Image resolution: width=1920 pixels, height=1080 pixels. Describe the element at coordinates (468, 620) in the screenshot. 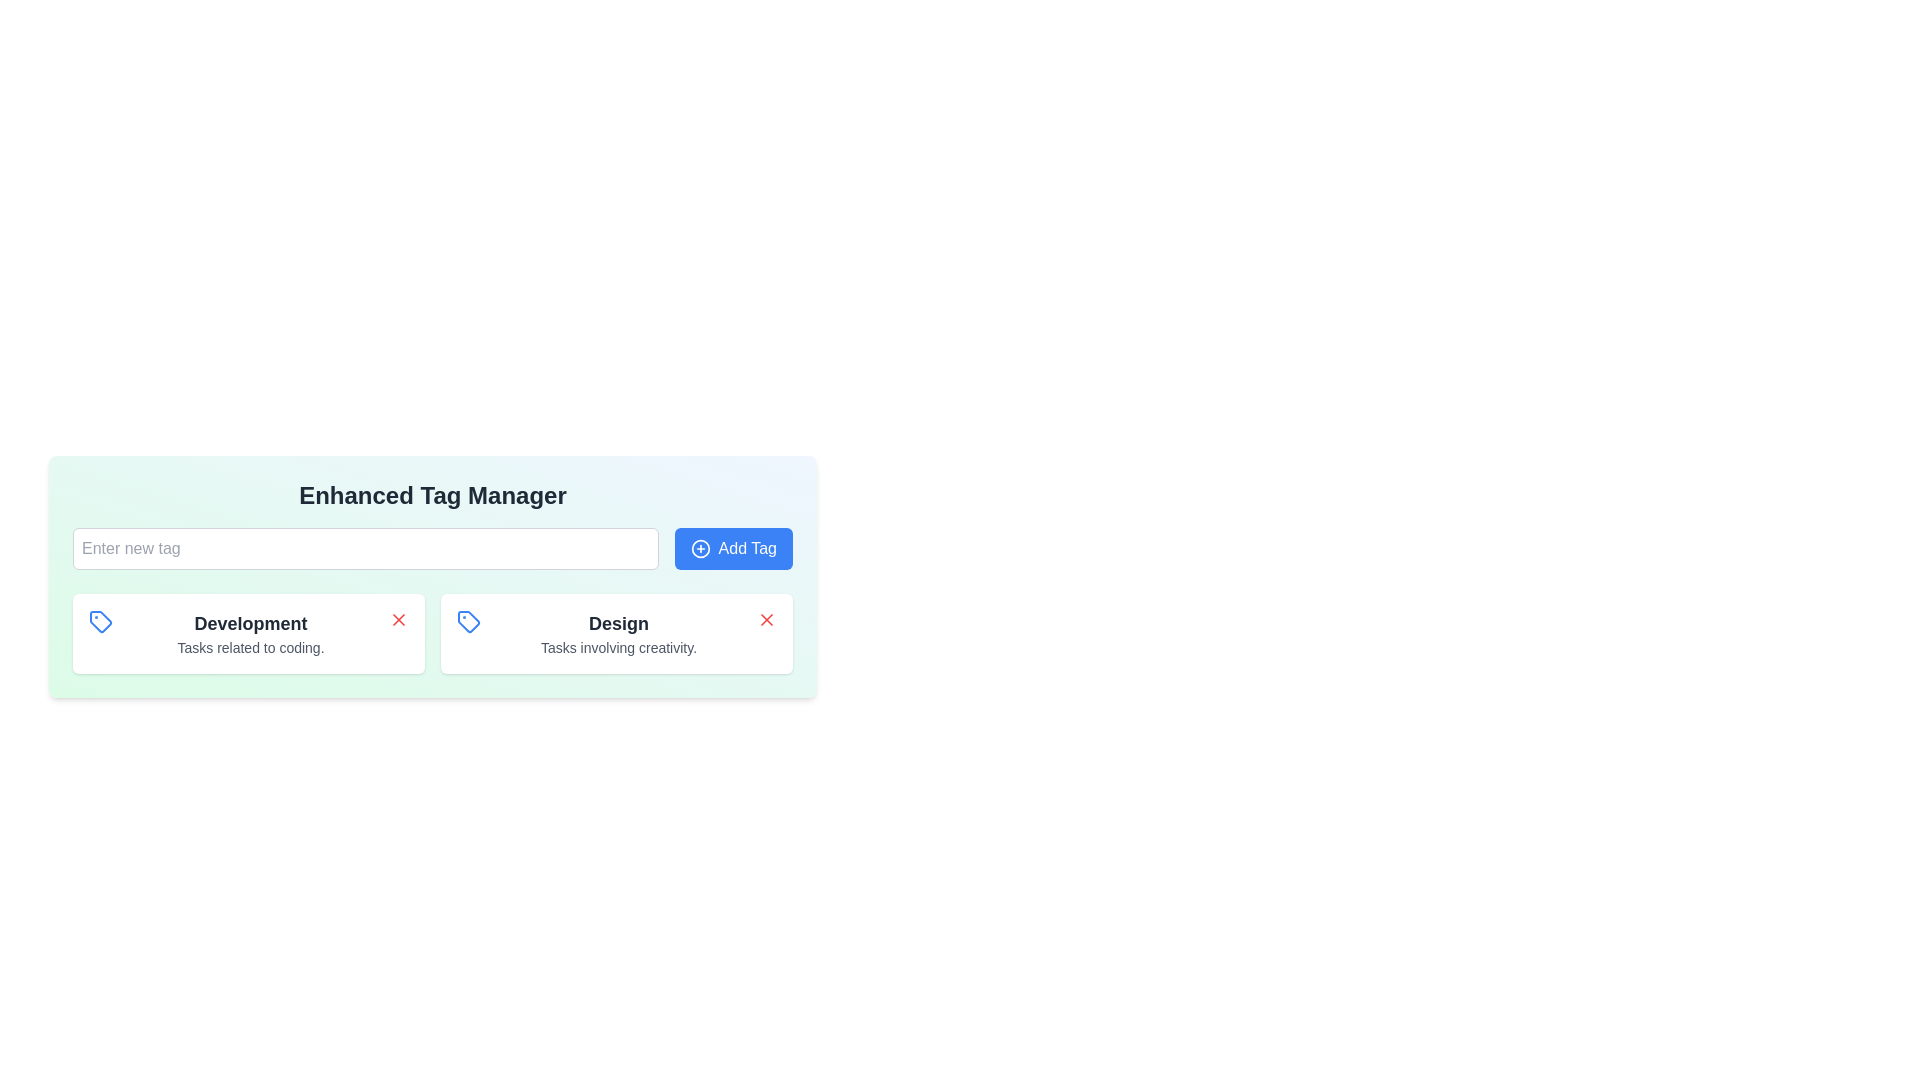

I see `the icon representing the 'Design' tag located to the left of the 'Design' tag's title and text description for potential interaction` at that location.